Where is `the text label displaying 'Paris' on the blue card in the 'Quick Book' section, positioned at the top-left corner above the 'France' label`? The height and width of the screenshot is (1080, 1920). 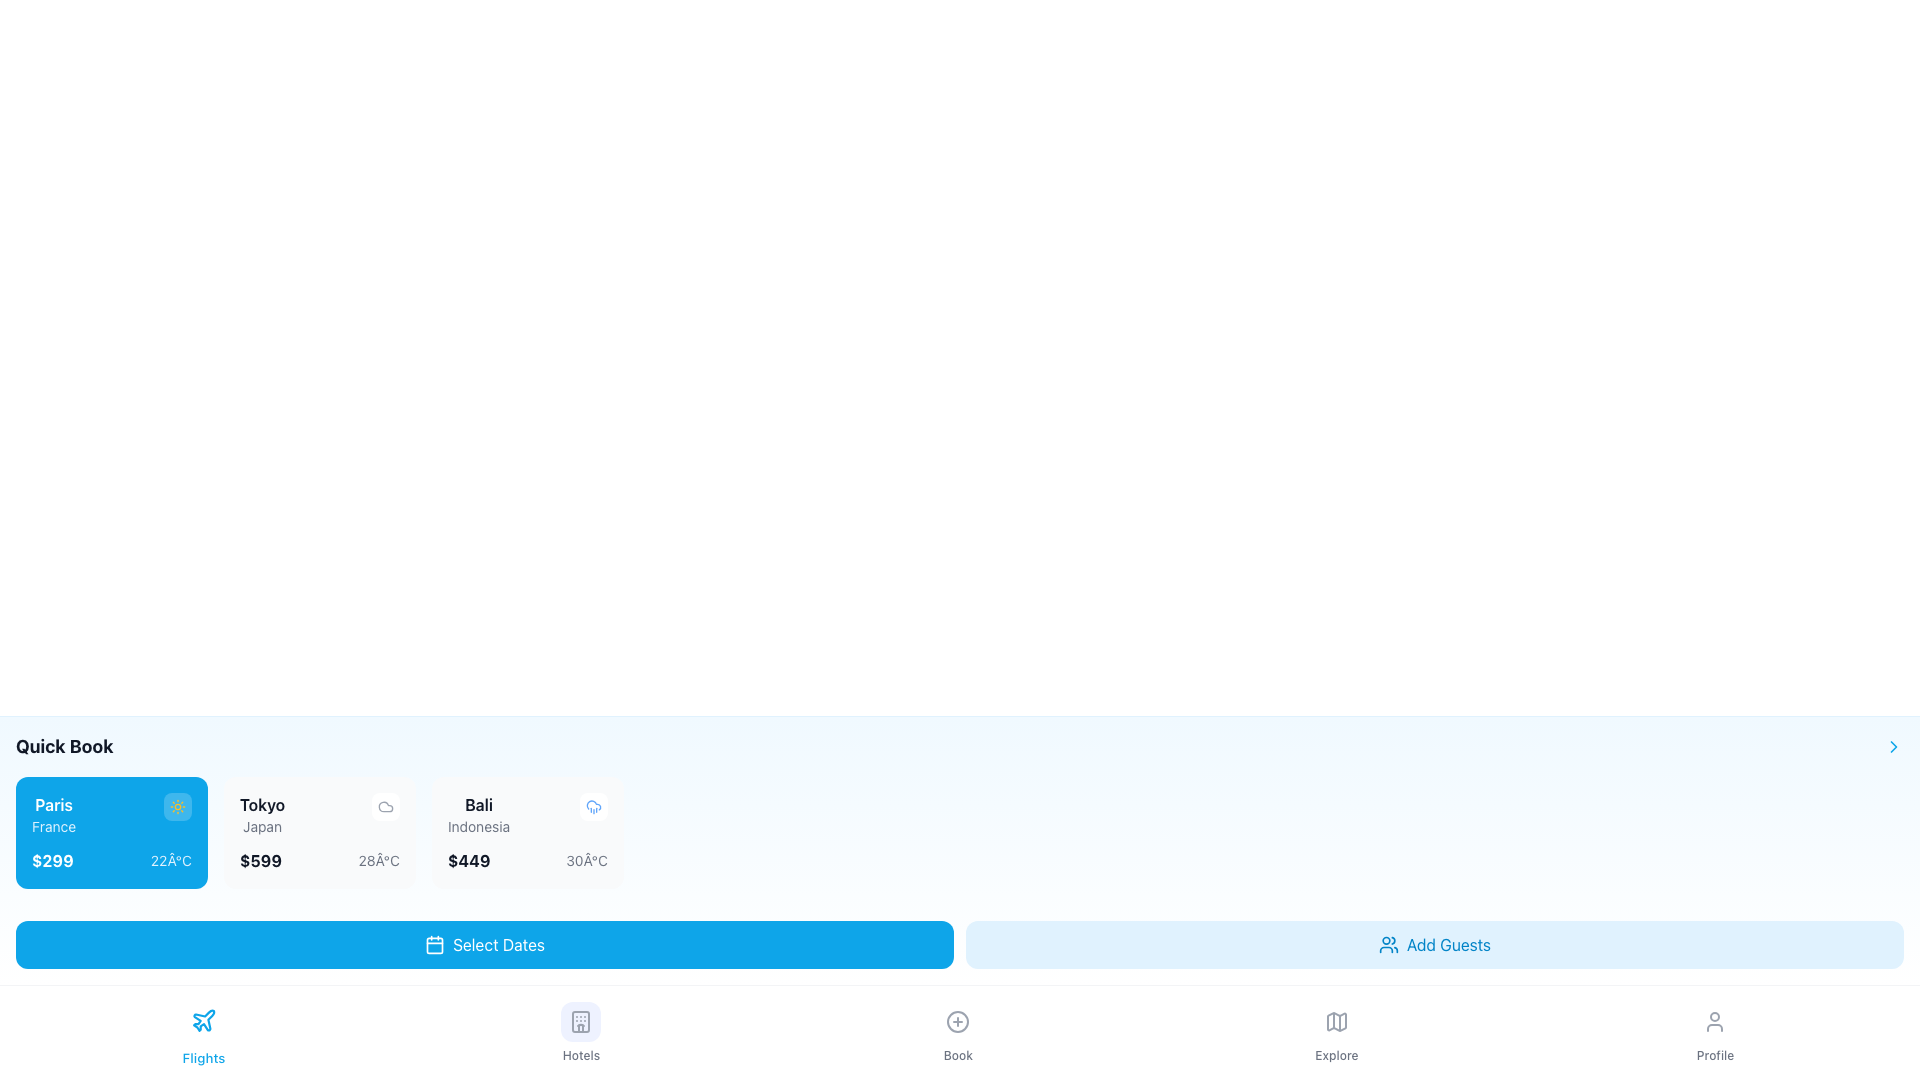 the text label displaying 'Paris' on the blue card in the 'Quick Book' section, positioned at the top-left corner above the 'France' label is located at coordinates (54, 804).